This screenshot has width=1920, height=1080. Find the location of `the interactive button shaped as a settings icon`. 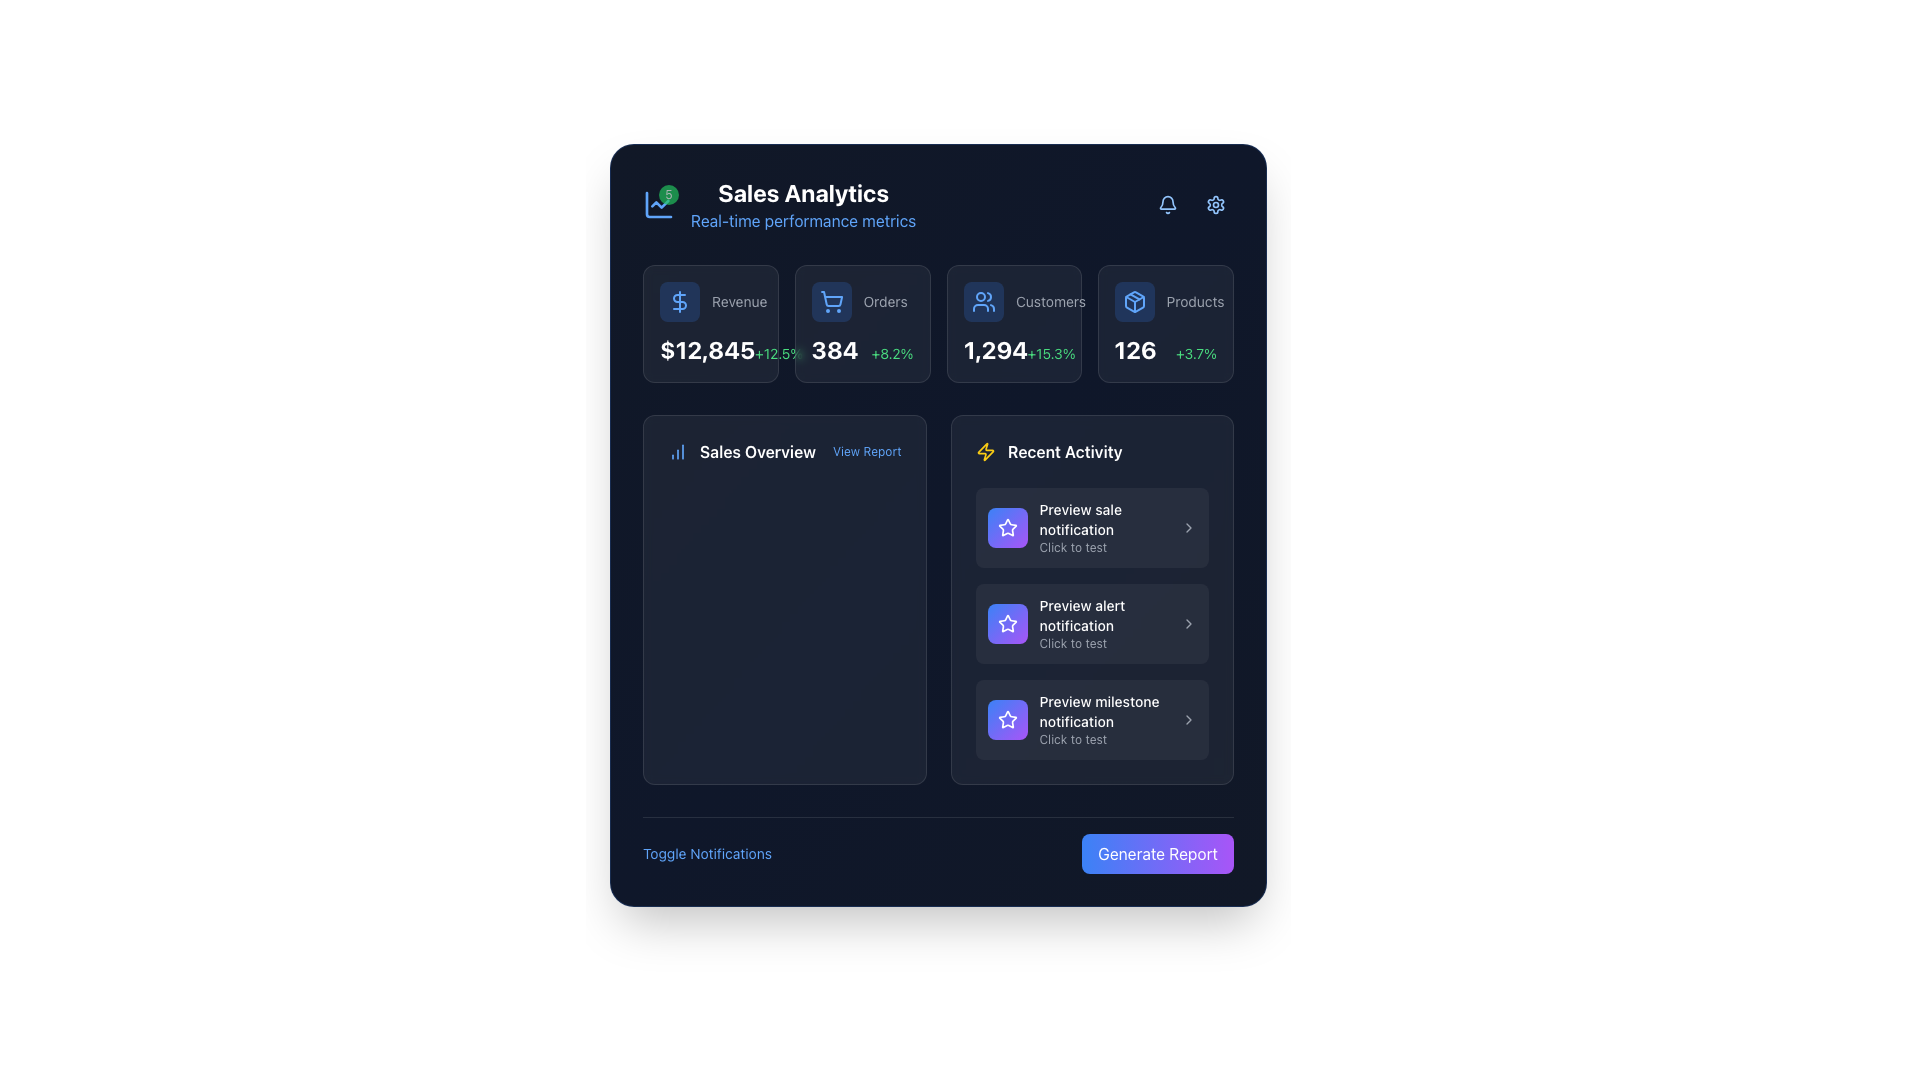

the interactive button shaped as a settings icon is located at coordinates (1214, 204).